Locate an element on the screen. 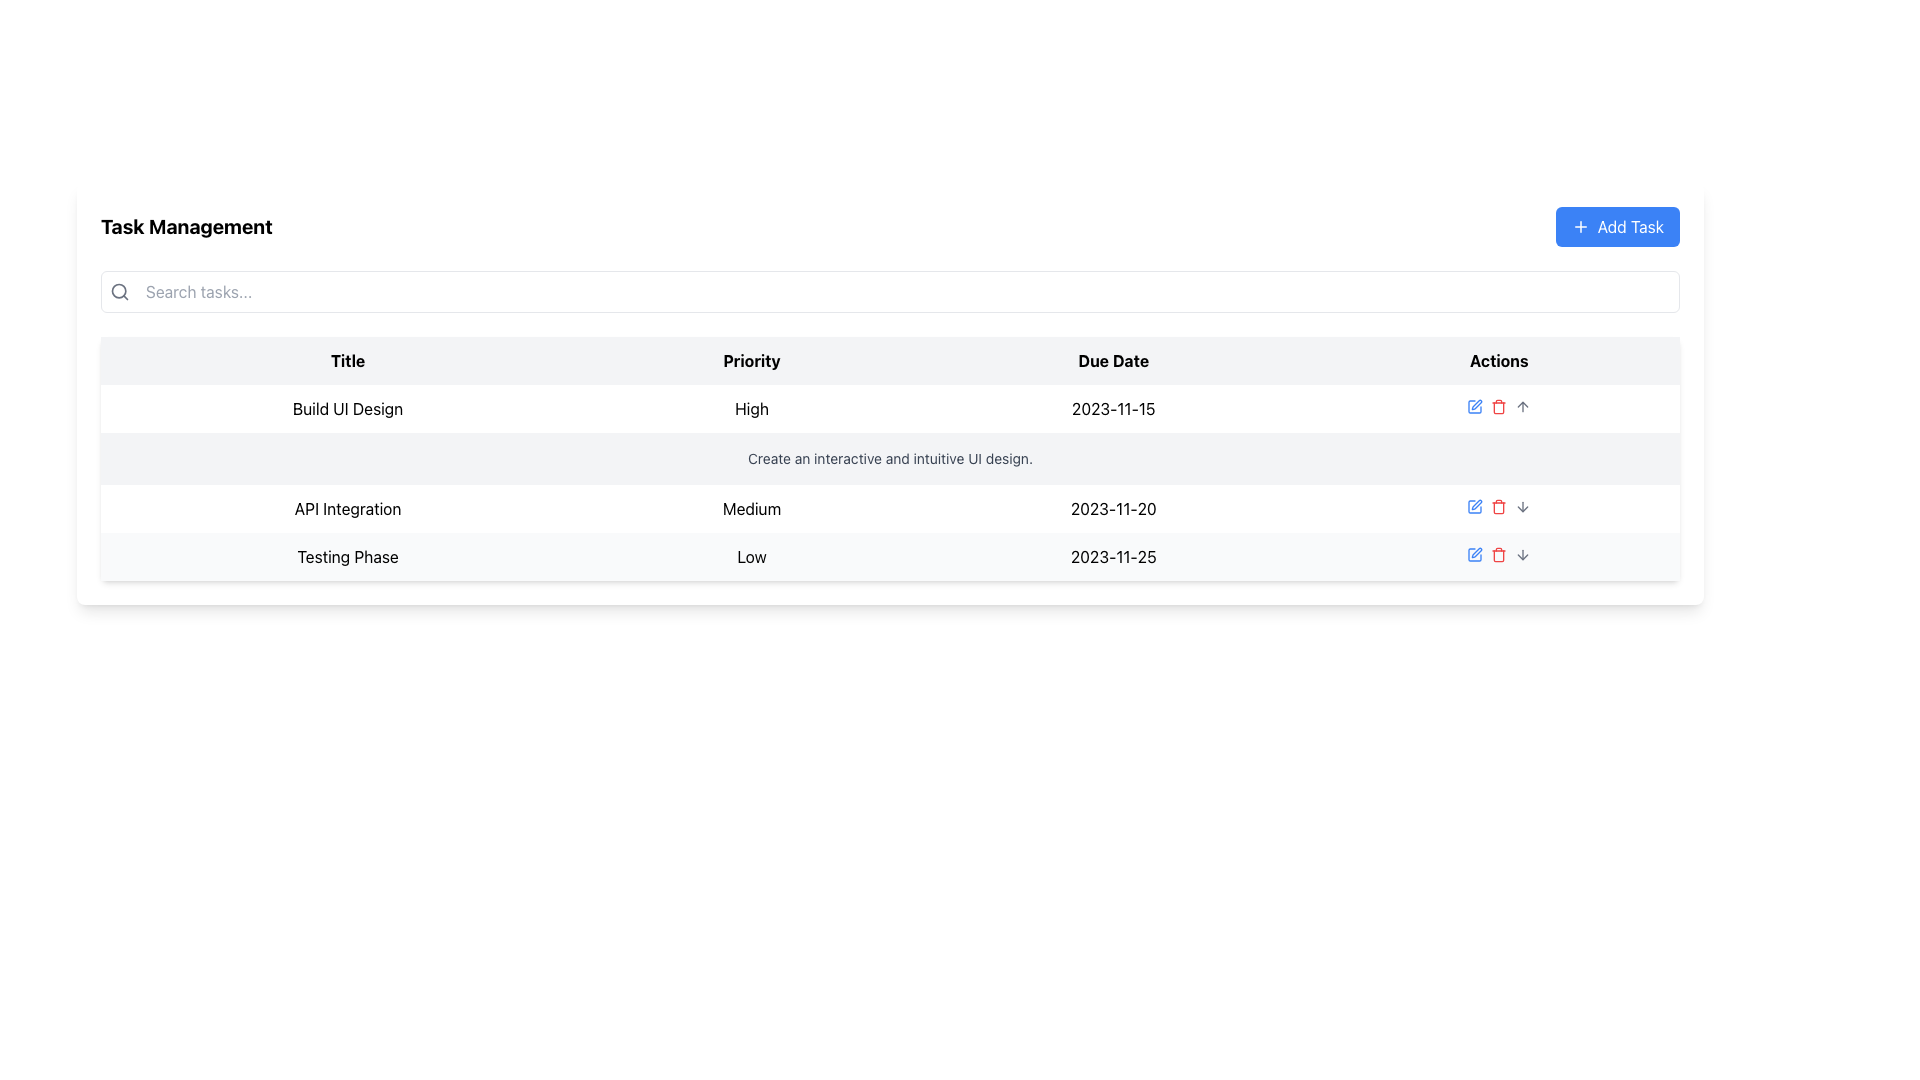 The image size is (1920, 1080). the pencil icon in the 'Actions' column of the second row for 'API Integration' to initiate editing is located at coordinates (1477, 405).